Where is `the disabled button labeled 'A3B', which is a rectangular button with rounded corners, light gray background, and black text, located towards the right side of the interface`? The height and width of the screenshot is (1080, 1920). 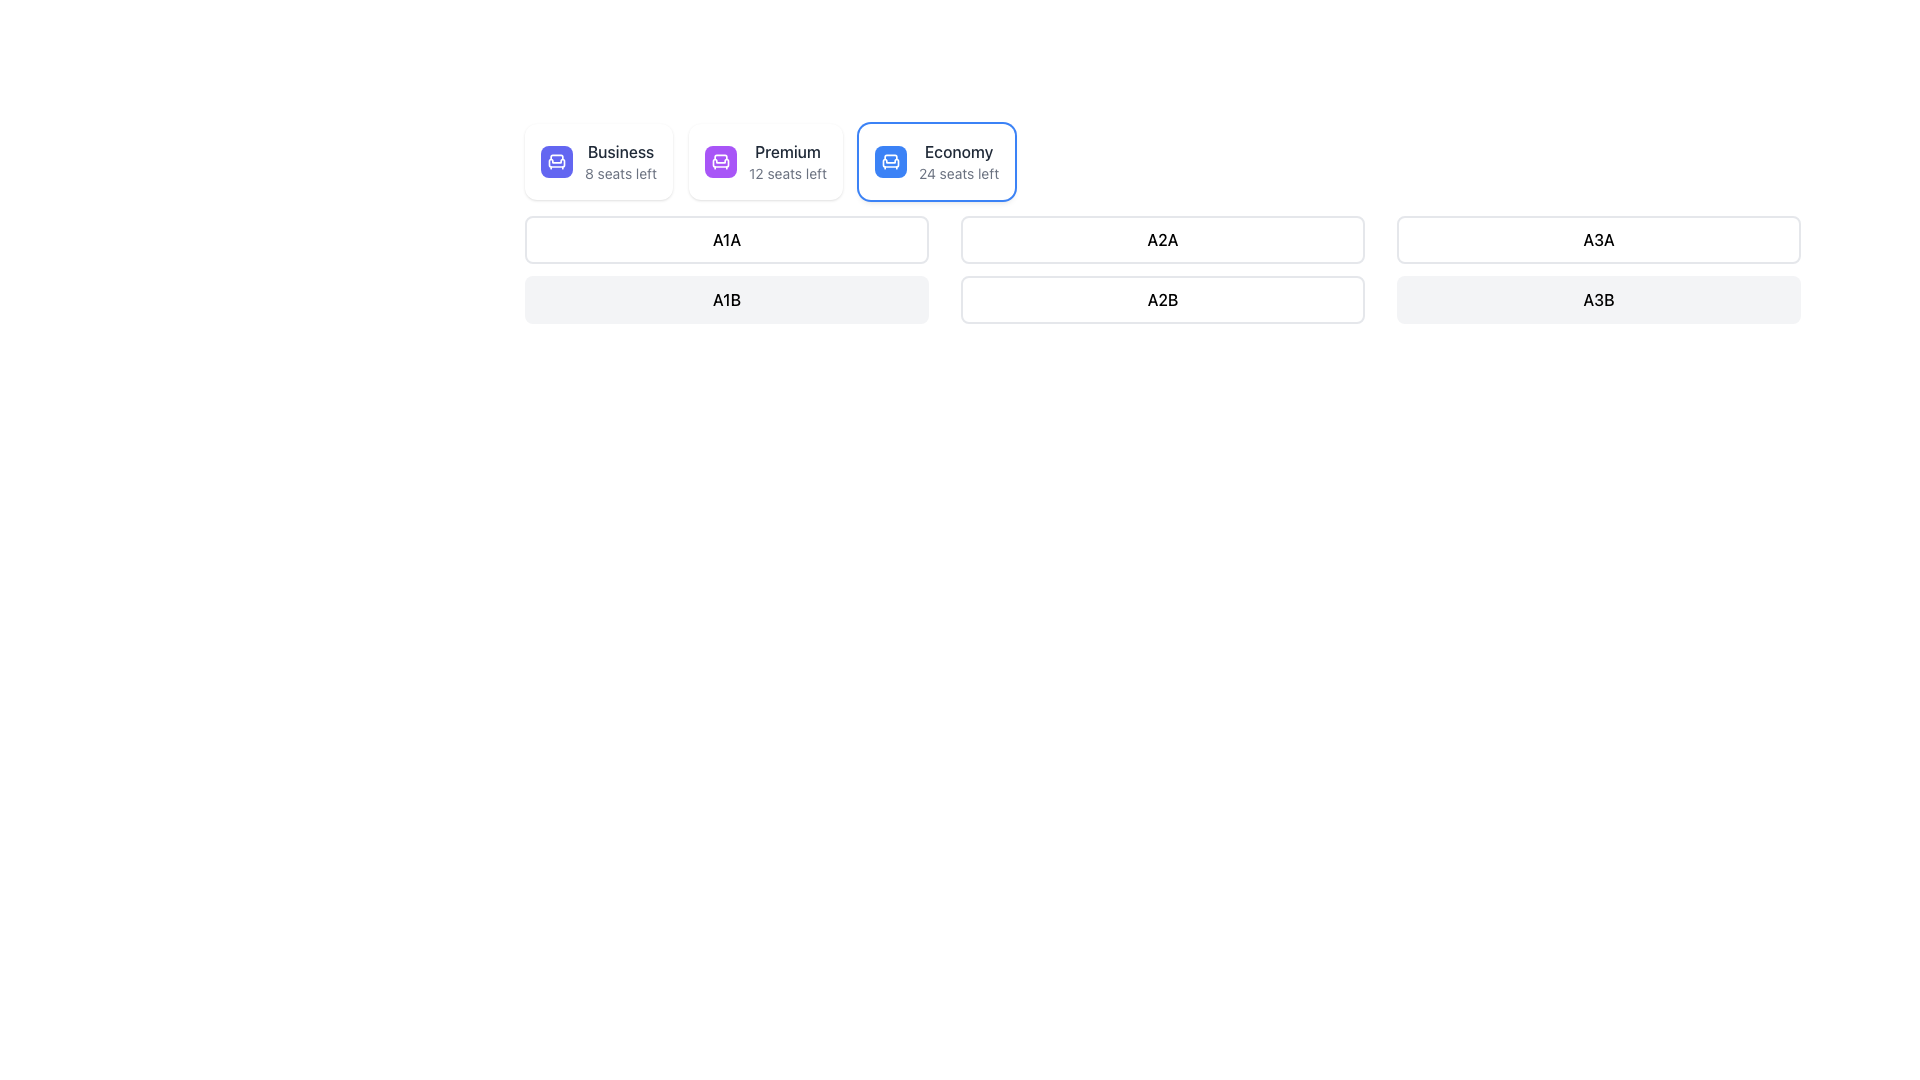
the disabled button labeled 'A3B', which is a rectangular button with rounded corners, light gray background, and black text, located towards the right side of the interface is located at coordinates (1597, 300).